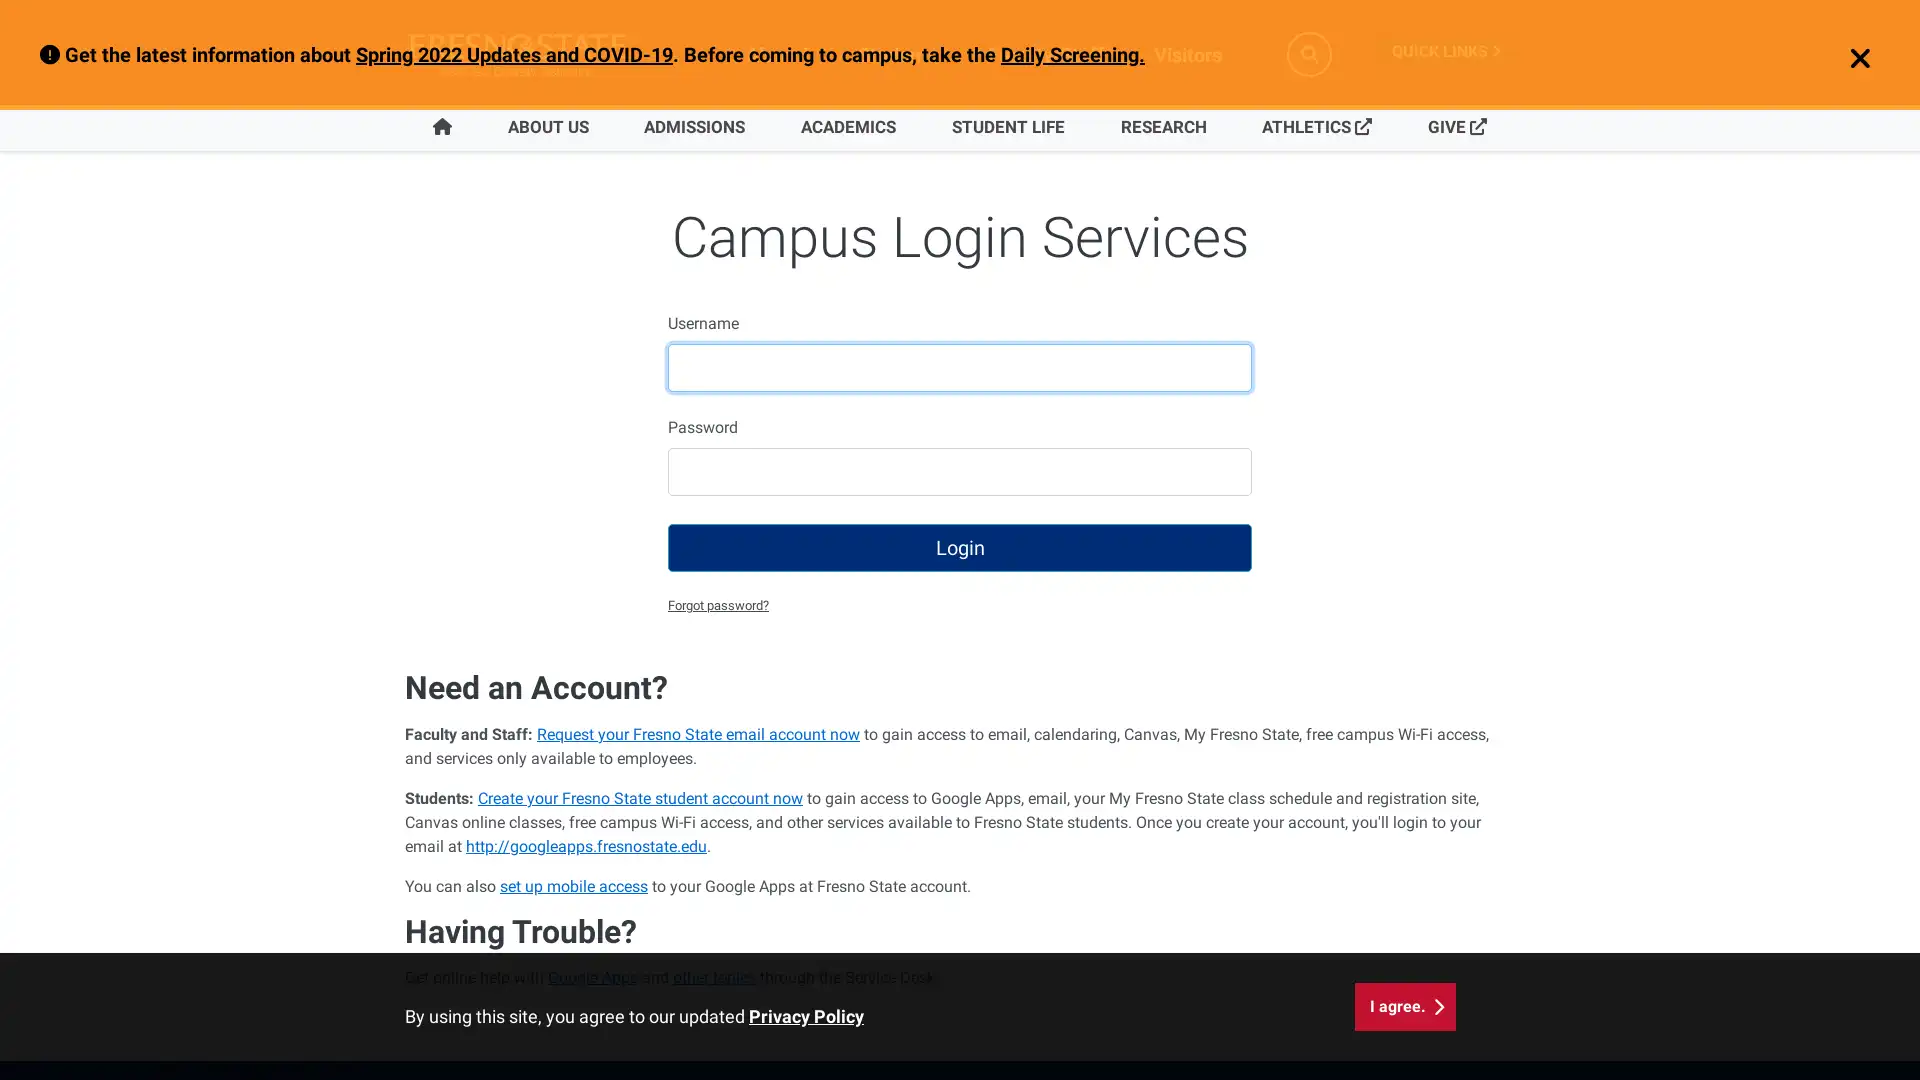 Image resolution: width=1920 pixels, height=1080 pixels. I want to click on QUICK LINKS, so click(1445, 50).